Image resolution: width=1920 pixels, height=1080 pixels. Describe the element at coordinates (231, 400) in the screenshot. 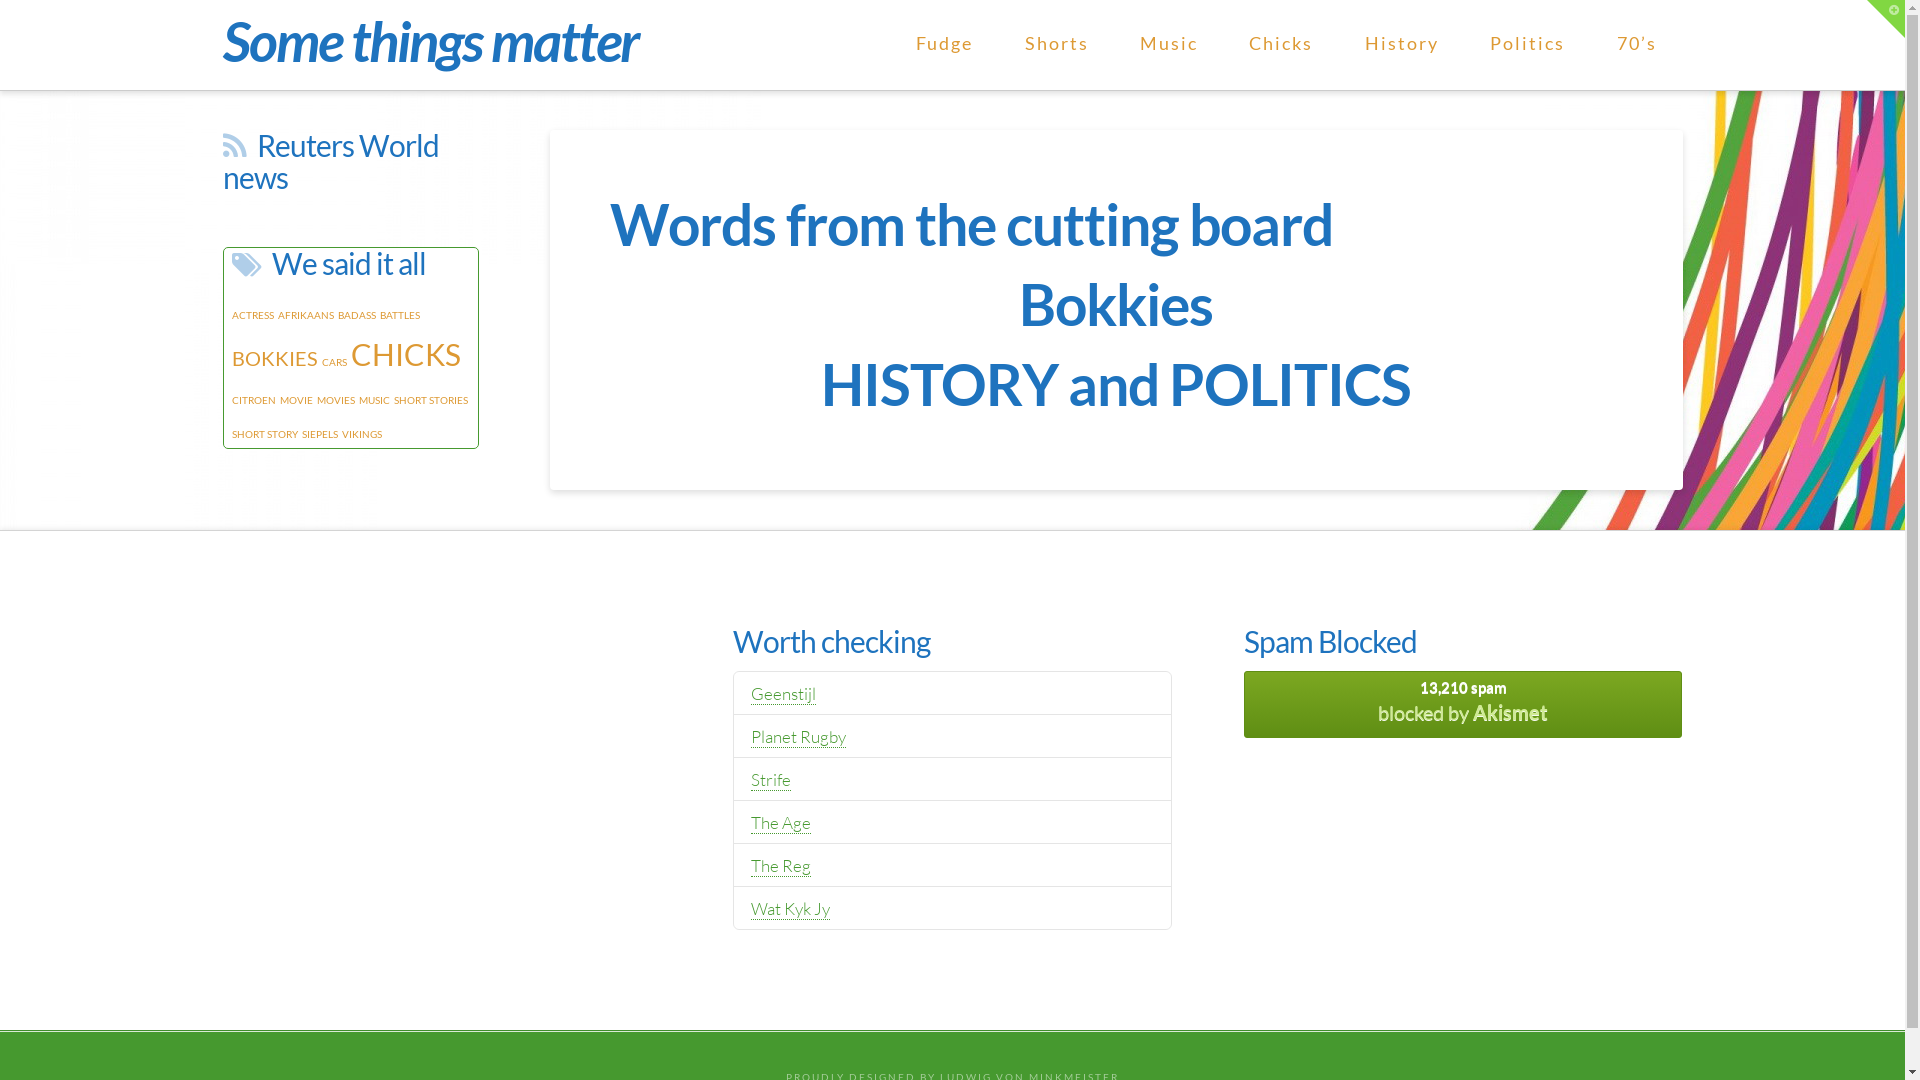

I see `'CITROEN'` at that location.